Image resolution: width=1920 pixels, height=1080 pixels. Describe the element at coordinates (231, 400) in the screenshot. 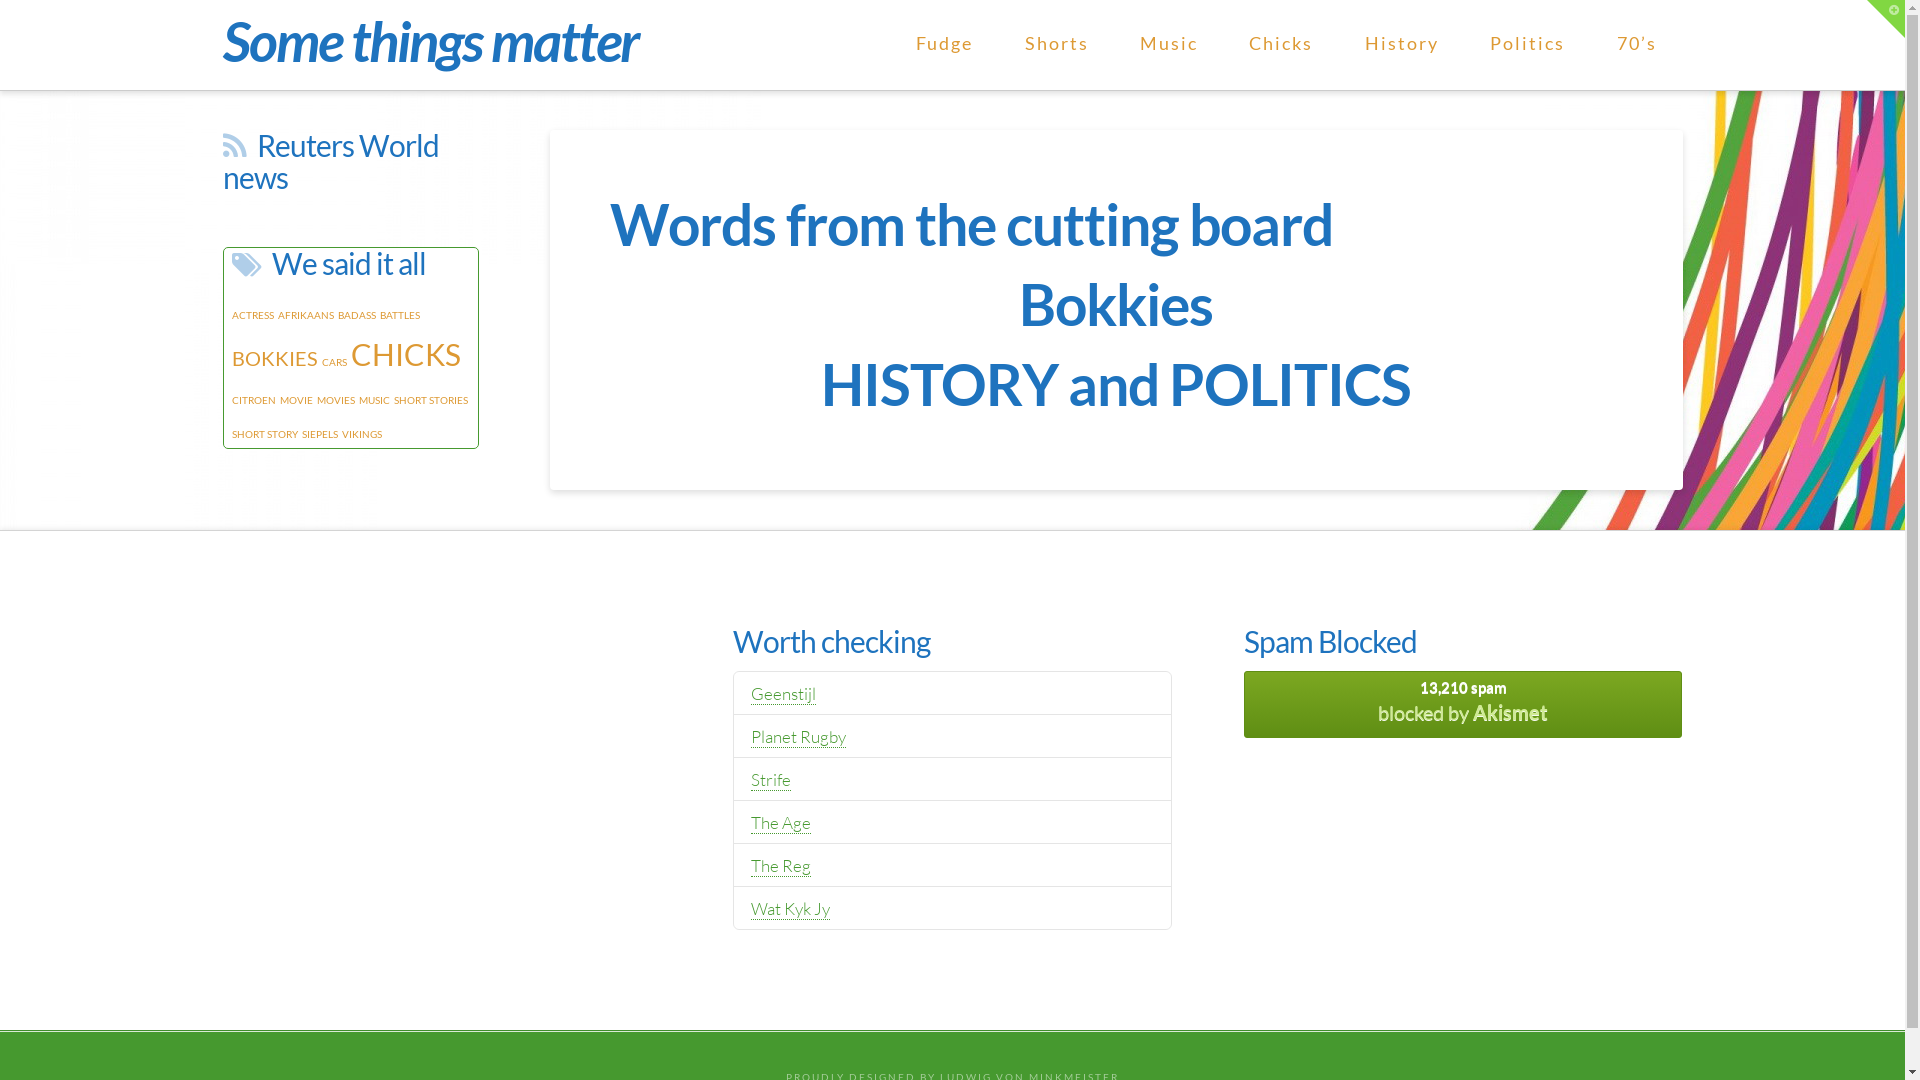

I see `'CITROEN'` at that location.